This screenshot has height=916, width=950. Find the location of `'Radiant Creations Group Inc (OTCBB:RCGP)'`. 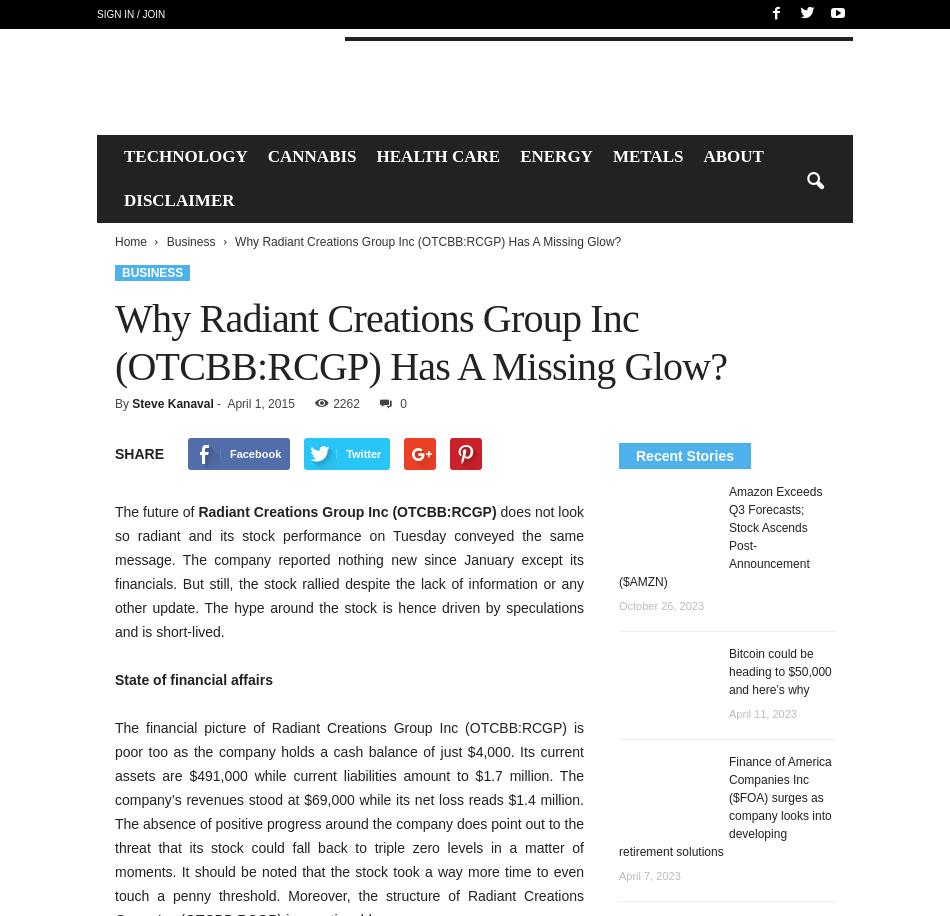

'Radiant Creations Group Inc (OTCBB:RCGP)' is located at coordinates (346, 512).